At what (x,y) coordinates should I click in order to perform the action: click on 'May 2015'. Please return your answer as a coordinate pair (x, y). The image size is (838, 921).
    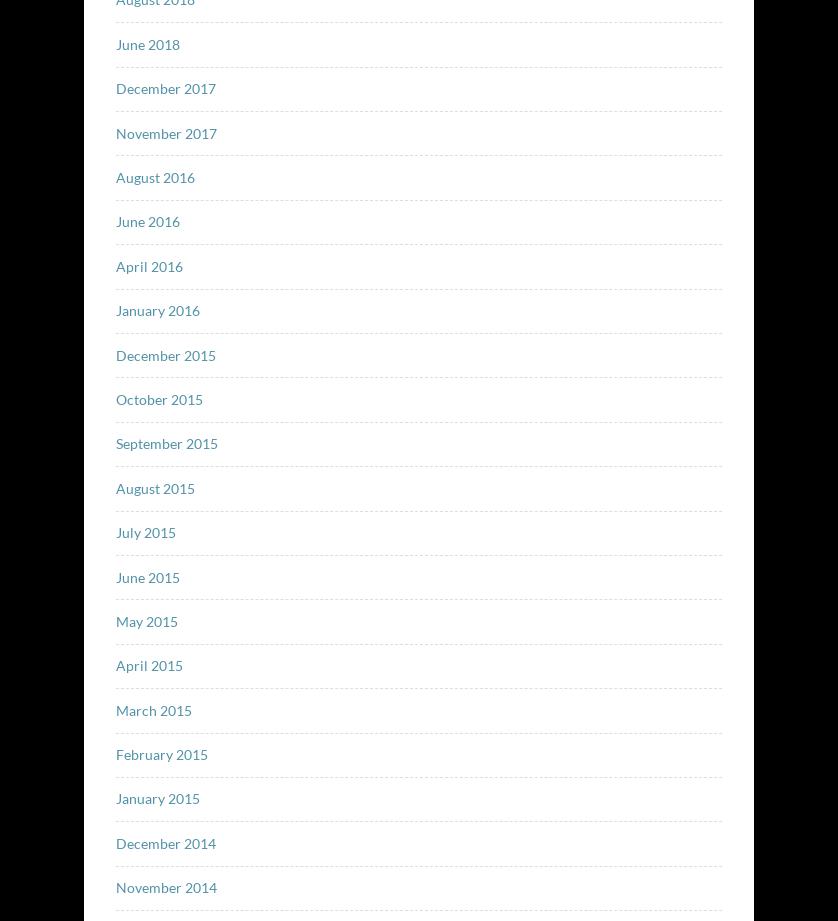
    Looking at the image, I should click on (145, 620).